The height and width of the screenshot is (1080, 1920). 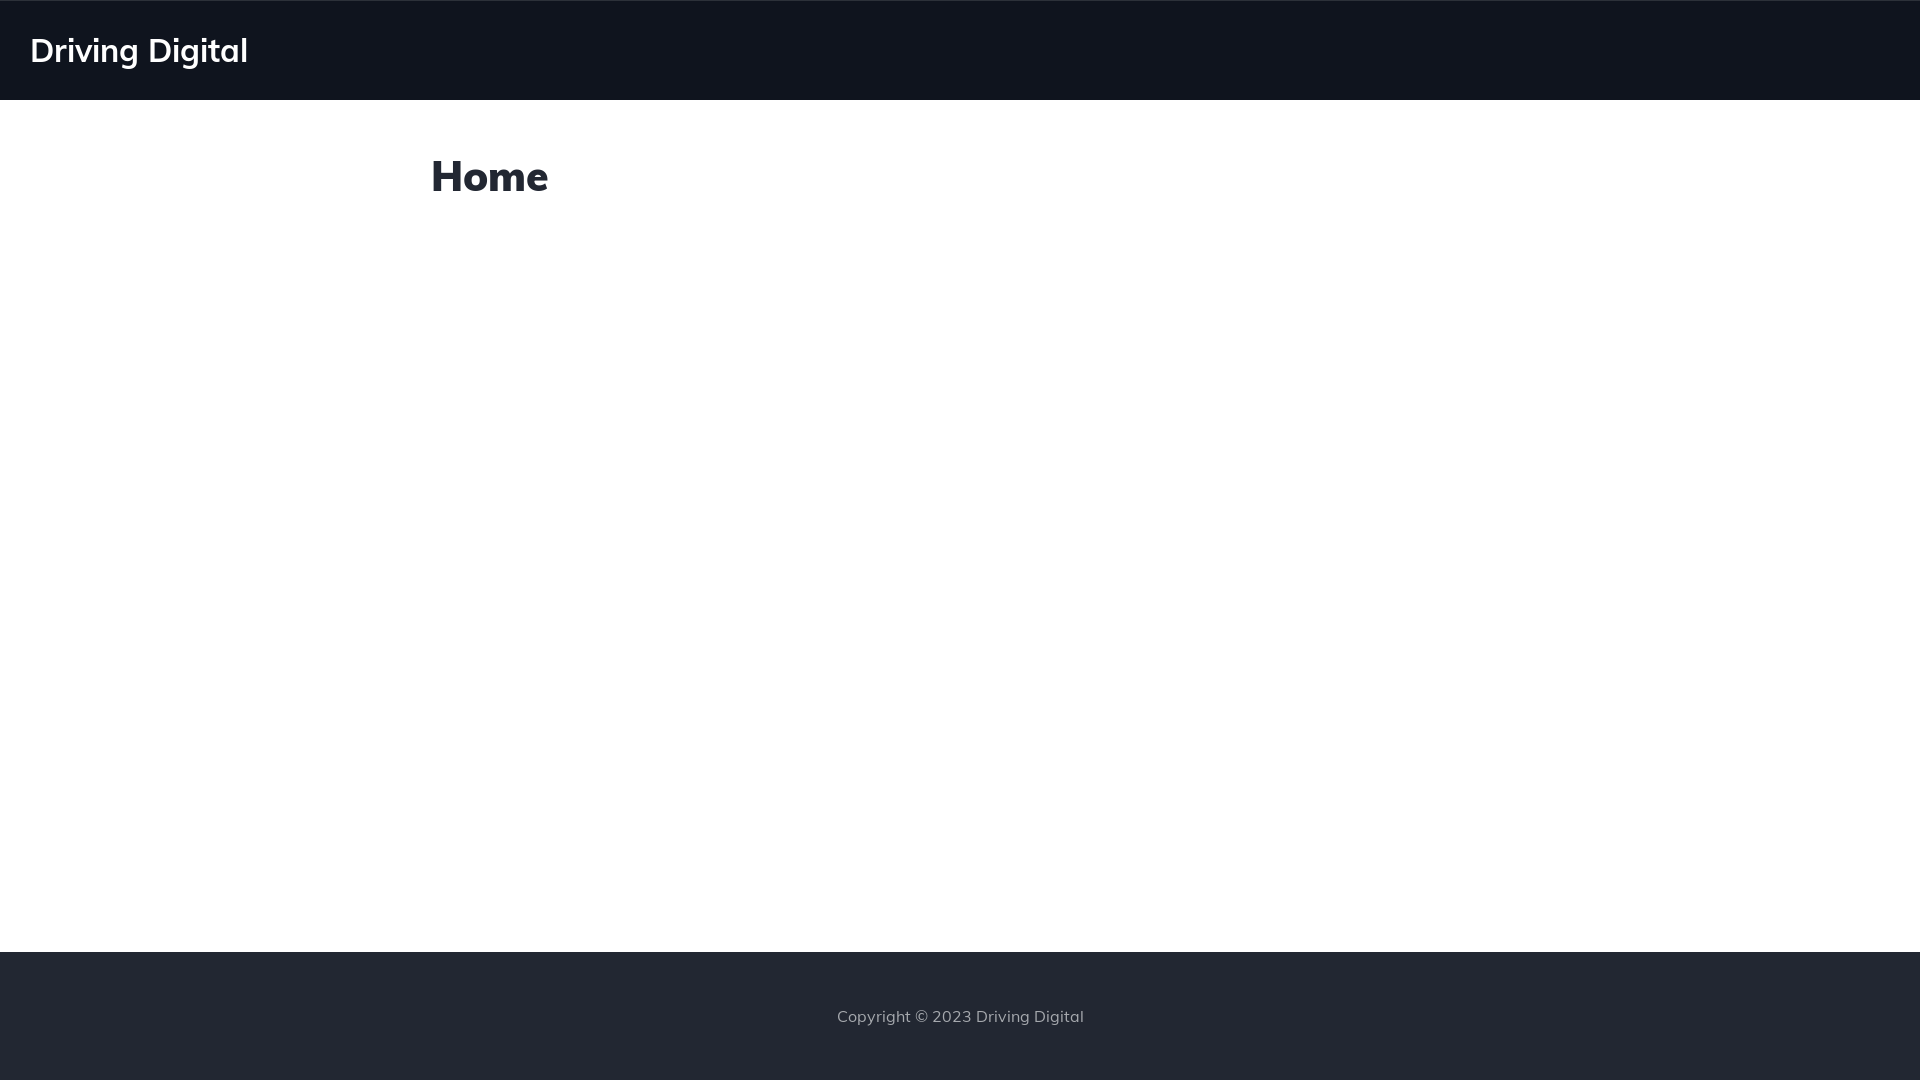 I want to click on 'Driving Digital', so click(x=29, y=49).